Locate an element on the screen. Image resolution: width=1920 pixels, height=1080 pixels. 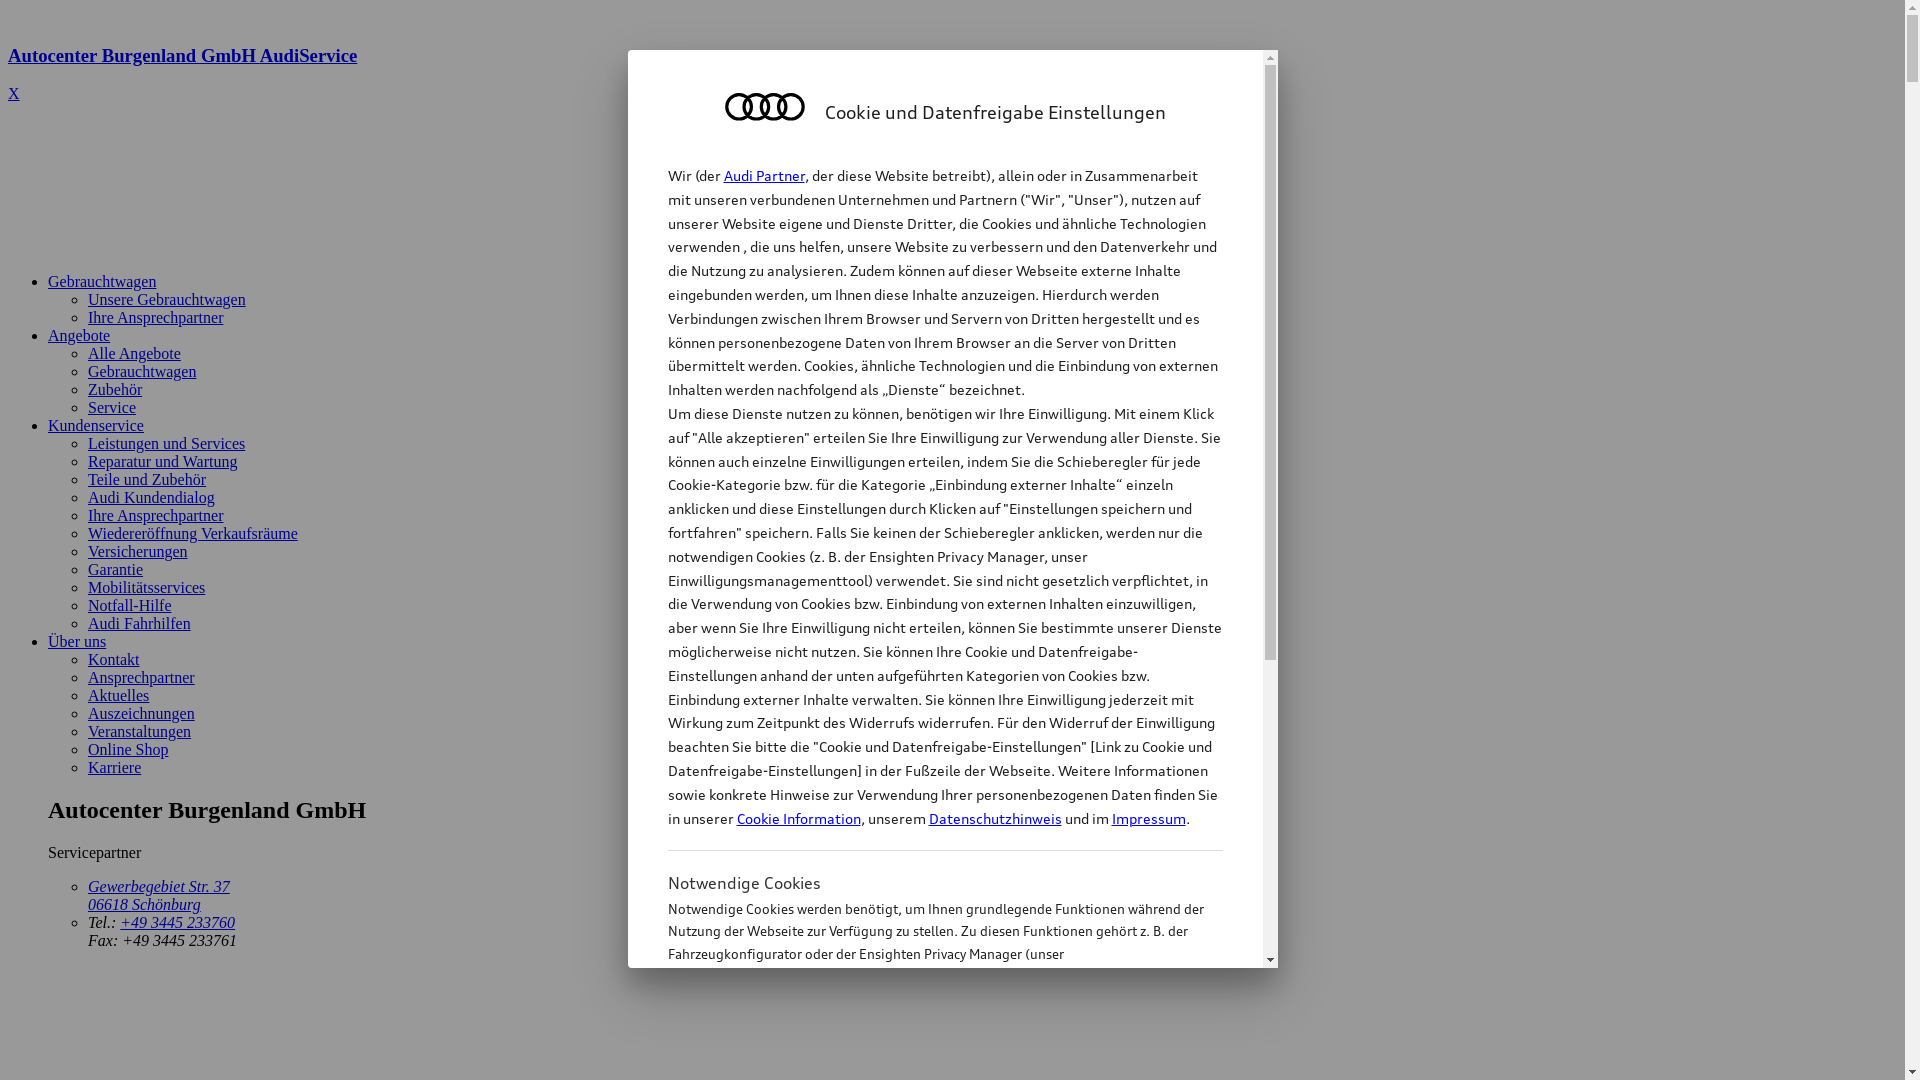
'Garantie' is located at coordinates (114, 569).